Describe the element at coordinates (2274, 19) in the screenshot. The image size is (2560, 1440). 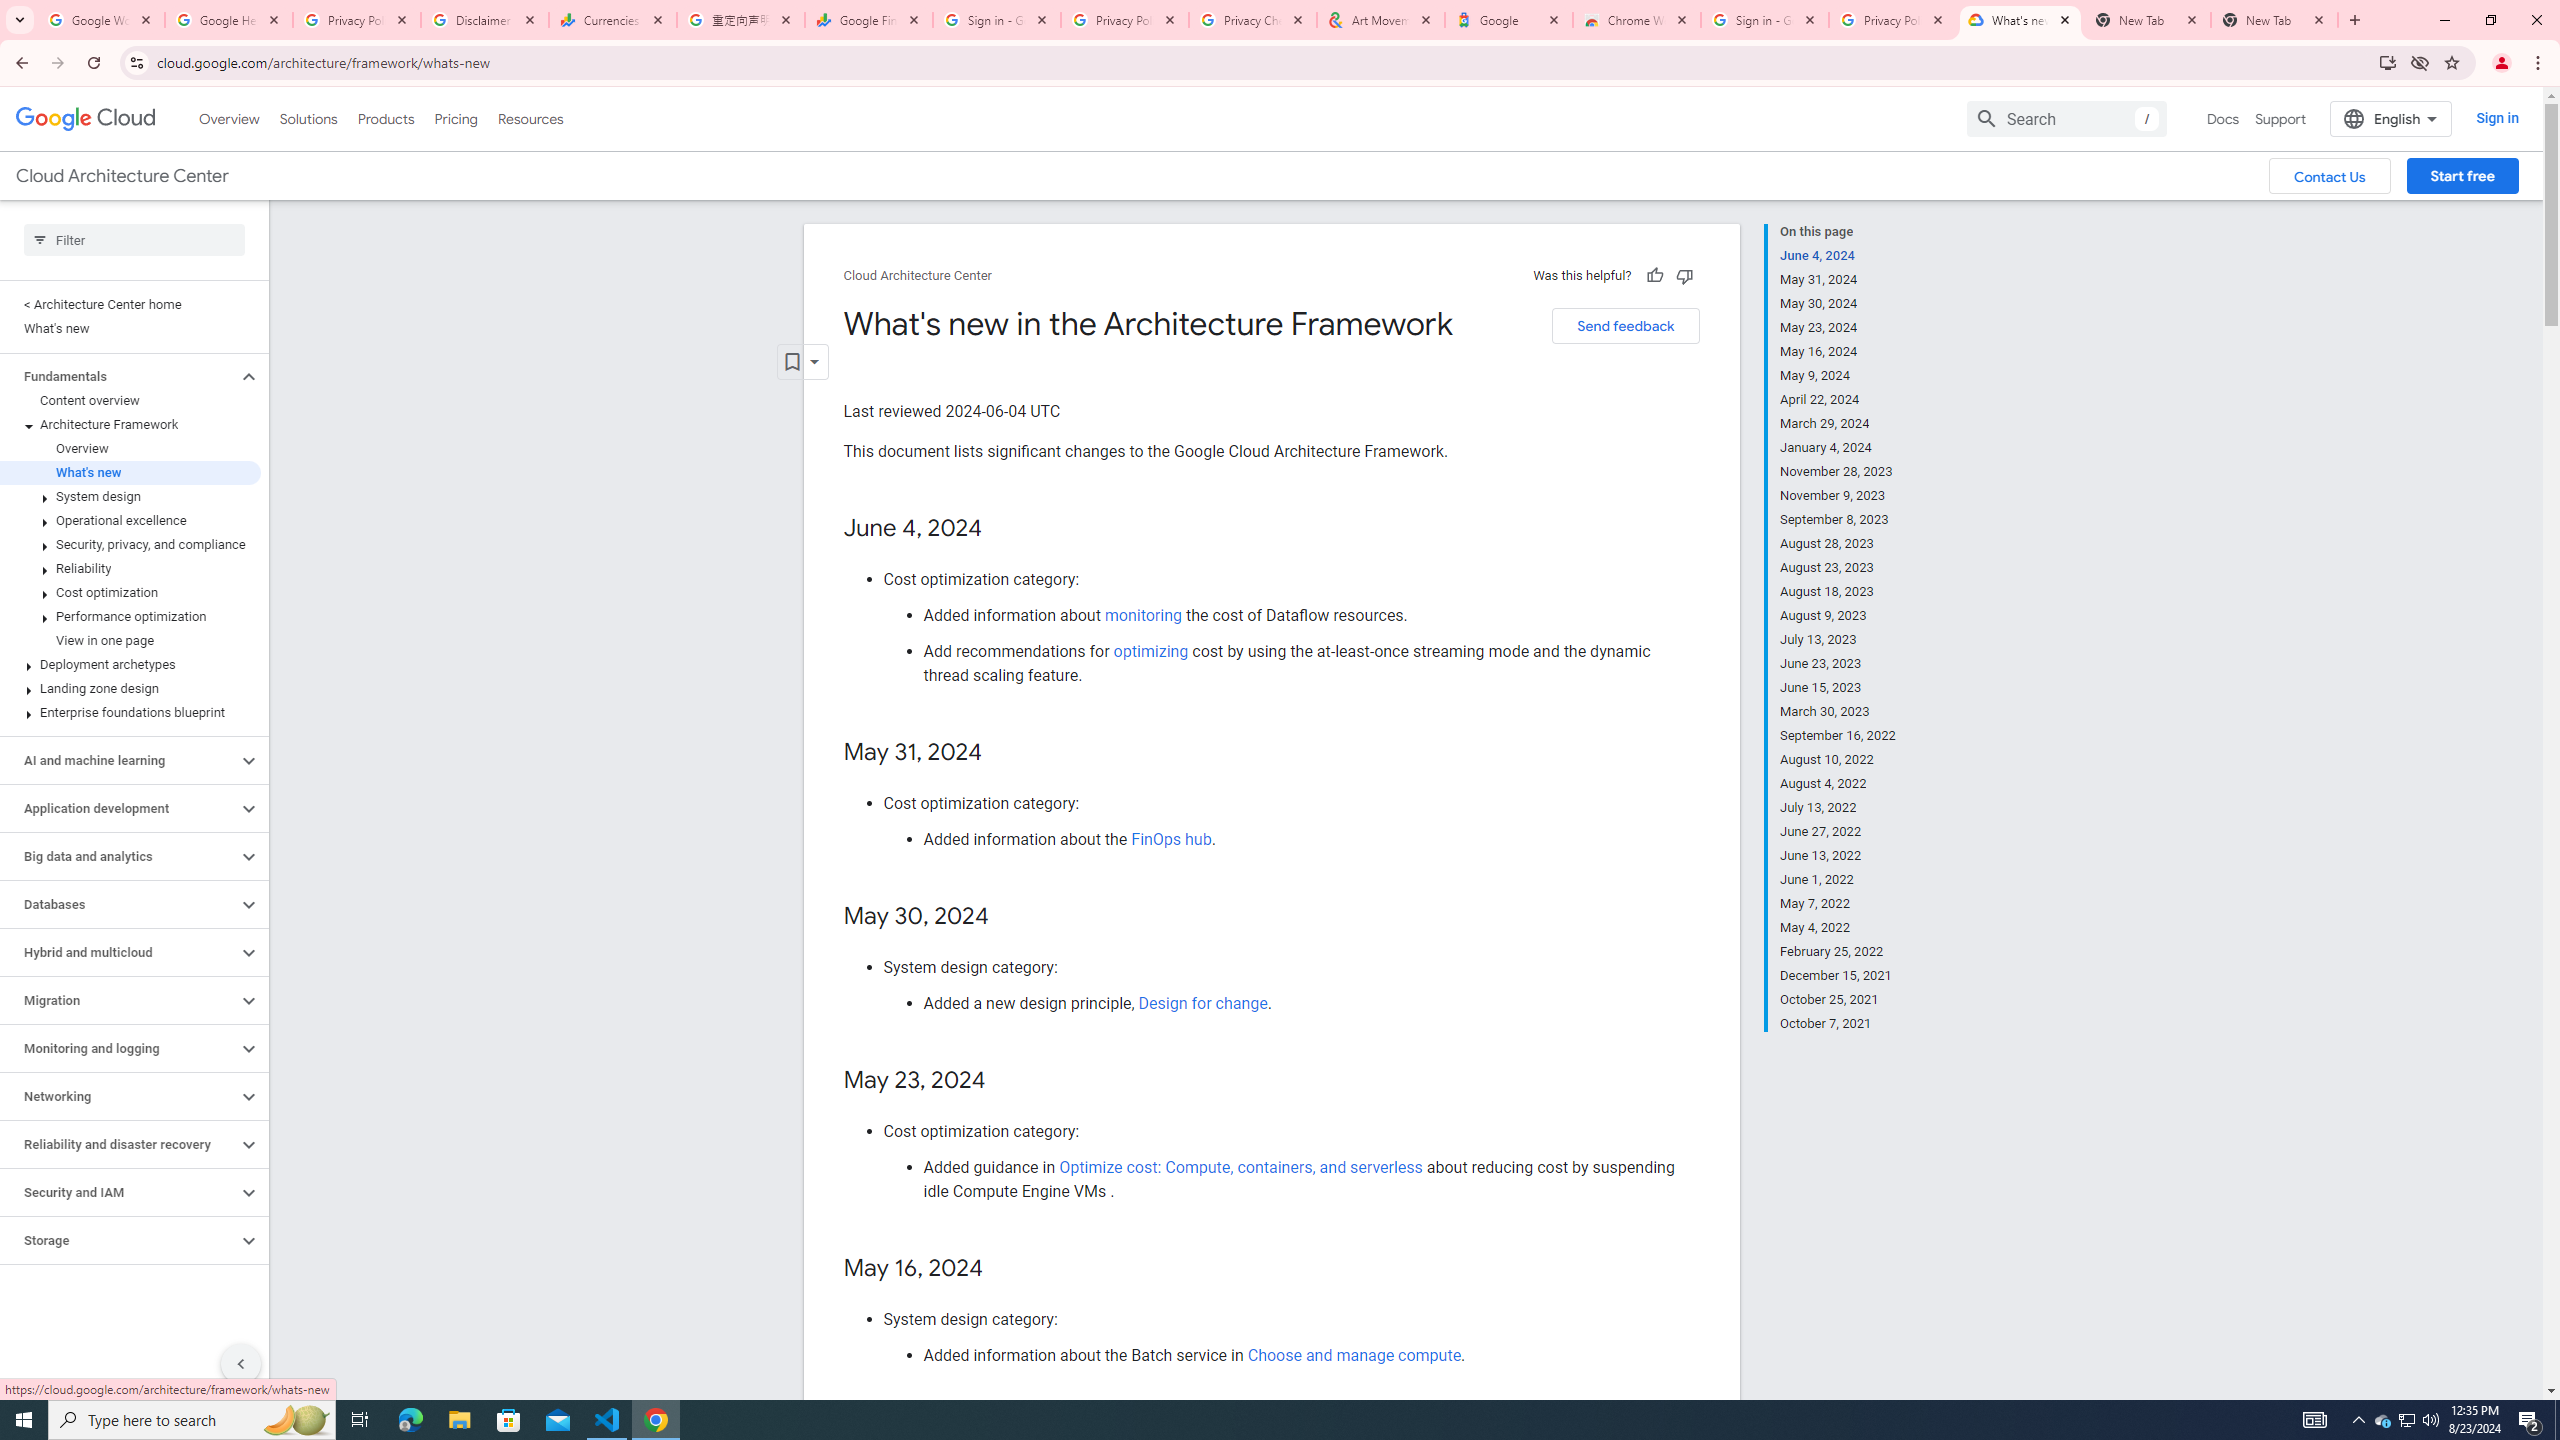
I see `'New Tab'` at that location.